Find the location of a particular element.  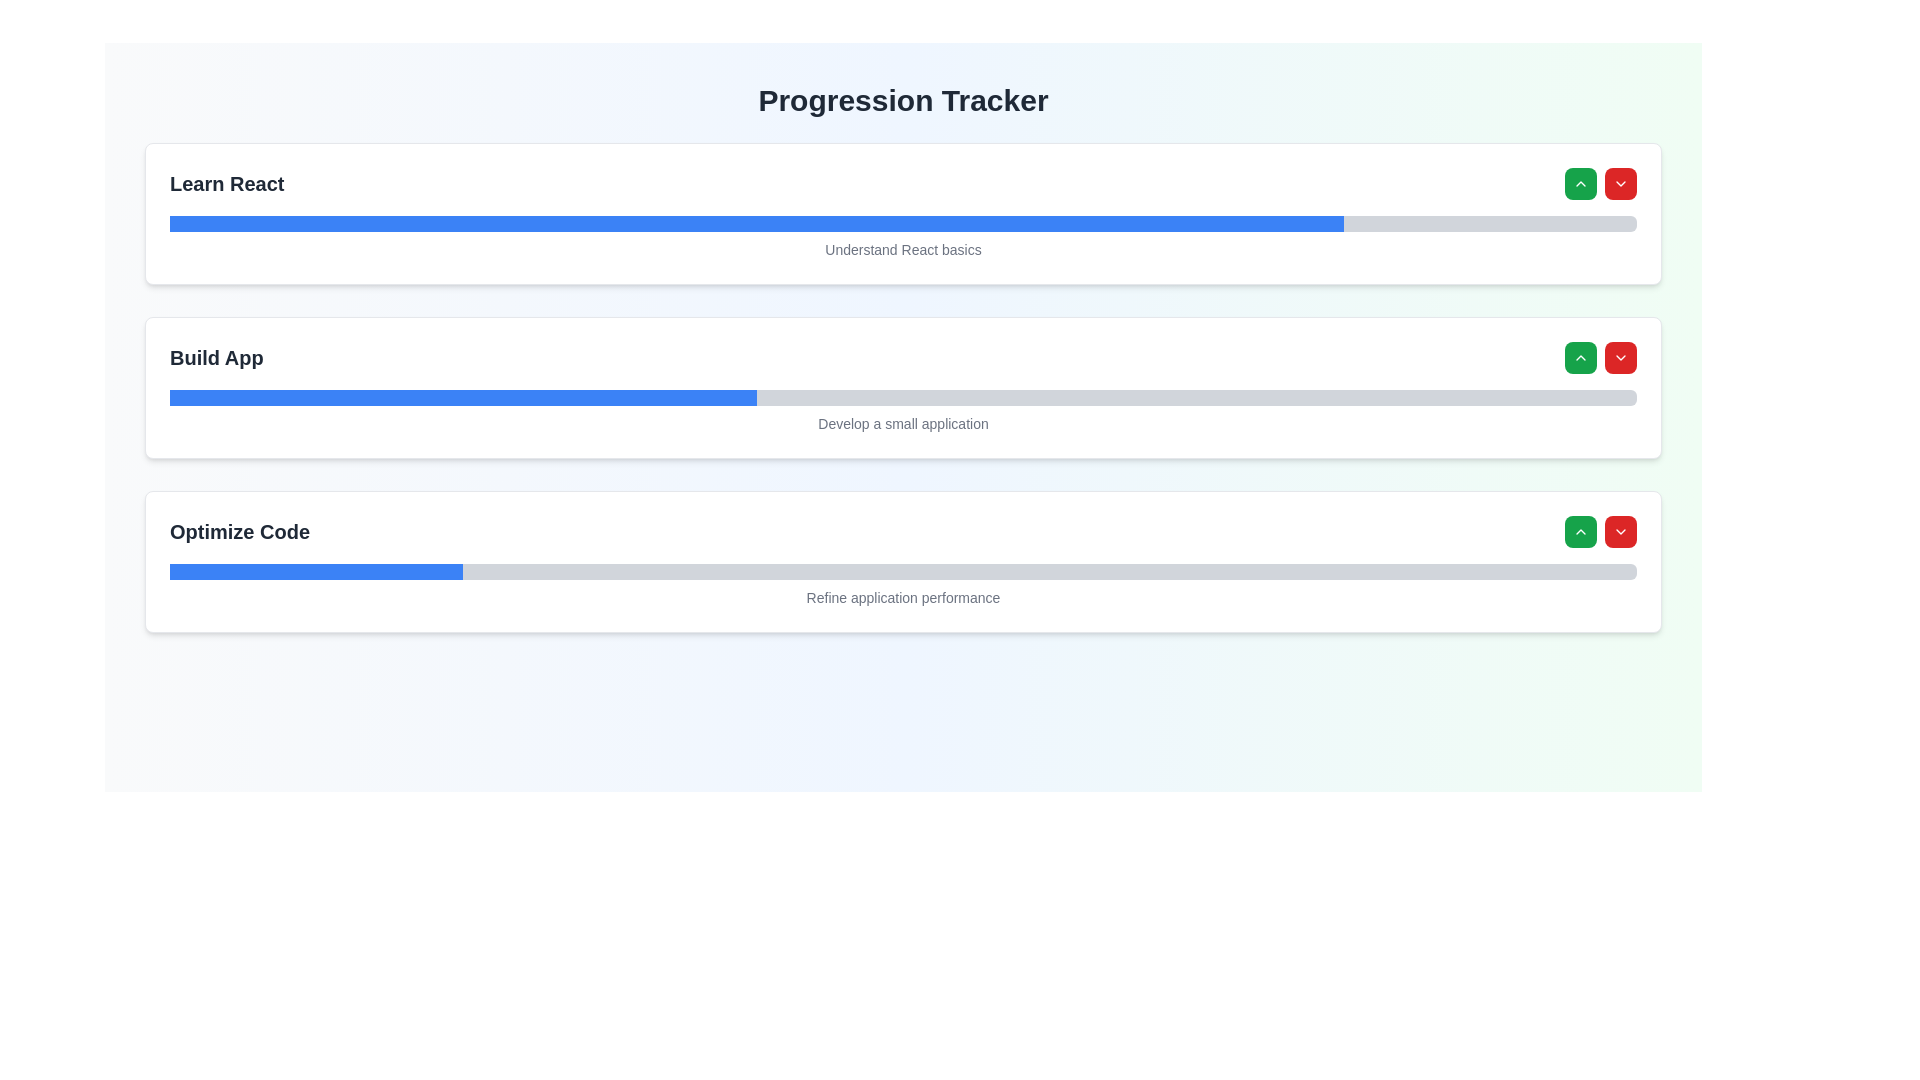

the static text element that provides additional information about the task 'Develop a small application', located directly below the progress bar in the 'Build App' section is located at coordinates (902, 419).